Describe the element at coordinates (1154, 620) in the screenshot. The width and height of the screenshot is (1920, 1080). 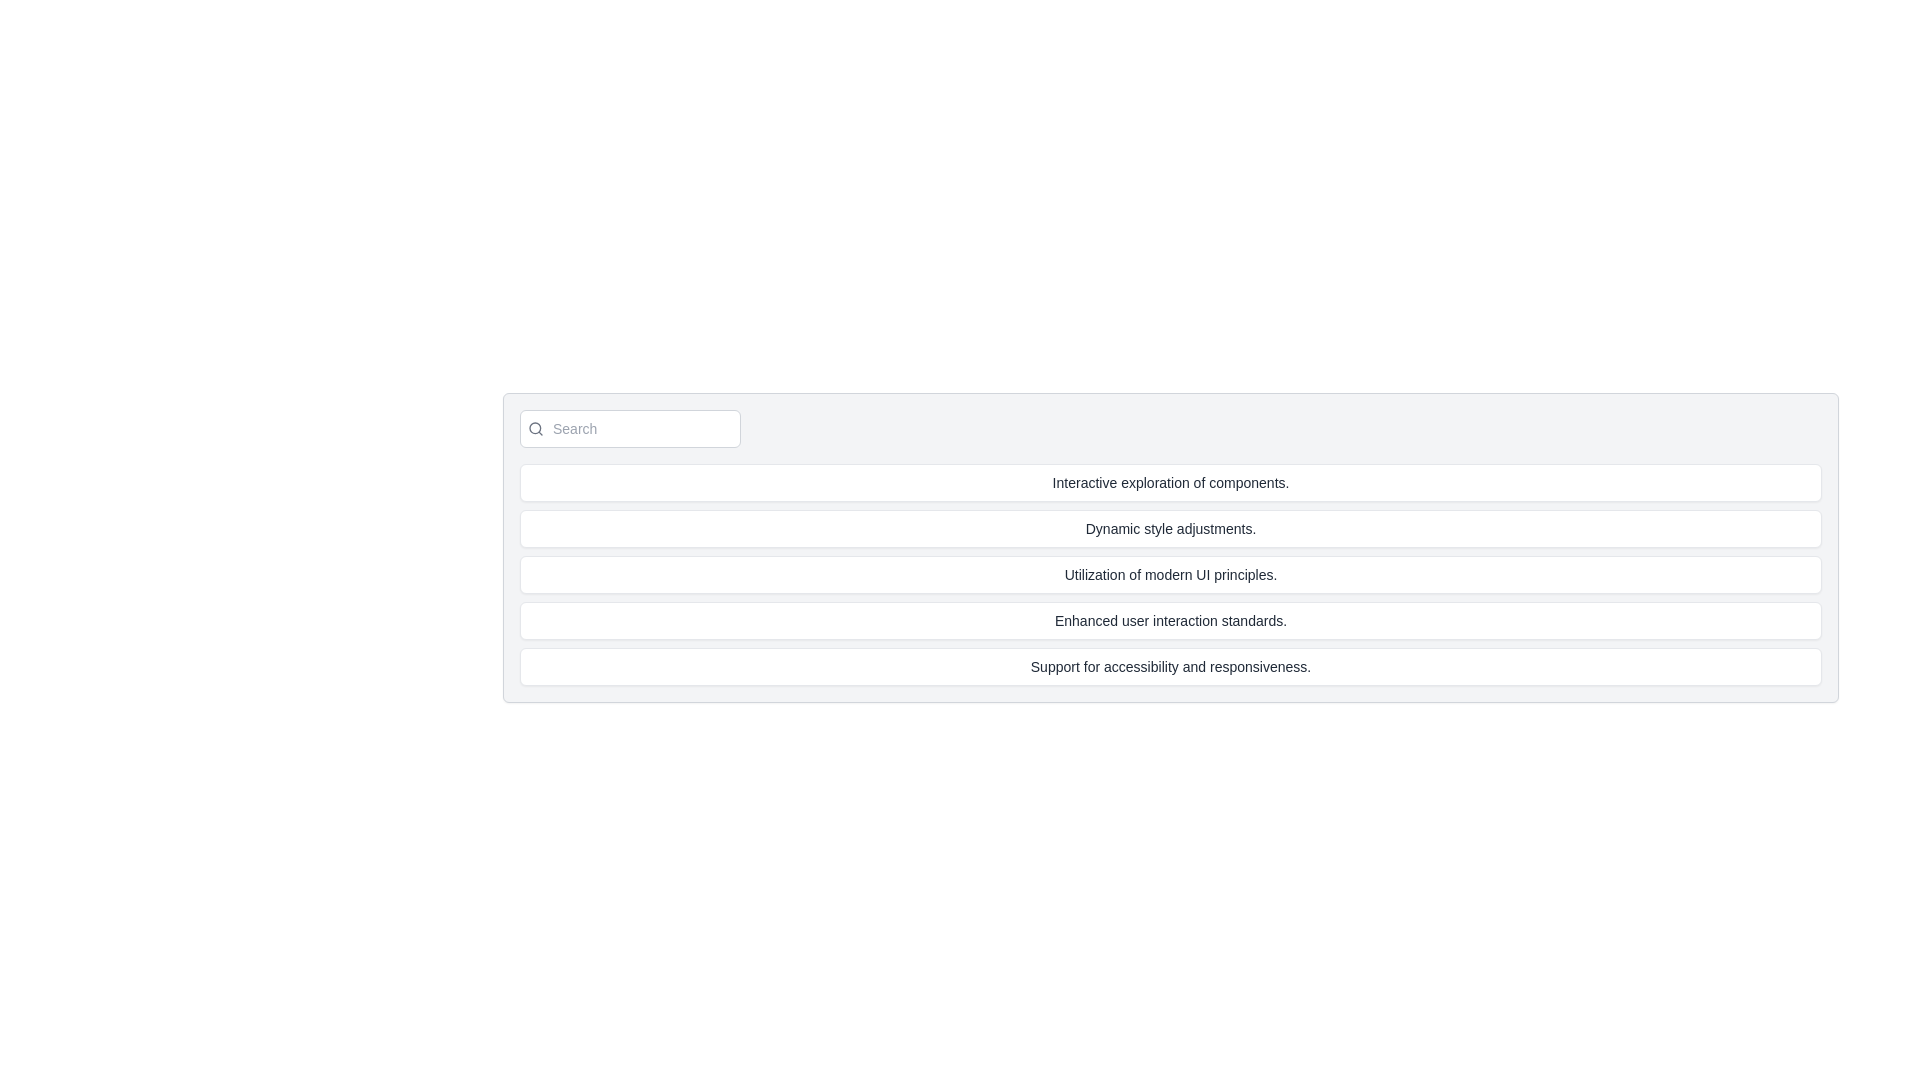
I see `the letter 'i' in the text 'Enhanced user interaction standards.', which is the 23rd character of the phrase` at that location.